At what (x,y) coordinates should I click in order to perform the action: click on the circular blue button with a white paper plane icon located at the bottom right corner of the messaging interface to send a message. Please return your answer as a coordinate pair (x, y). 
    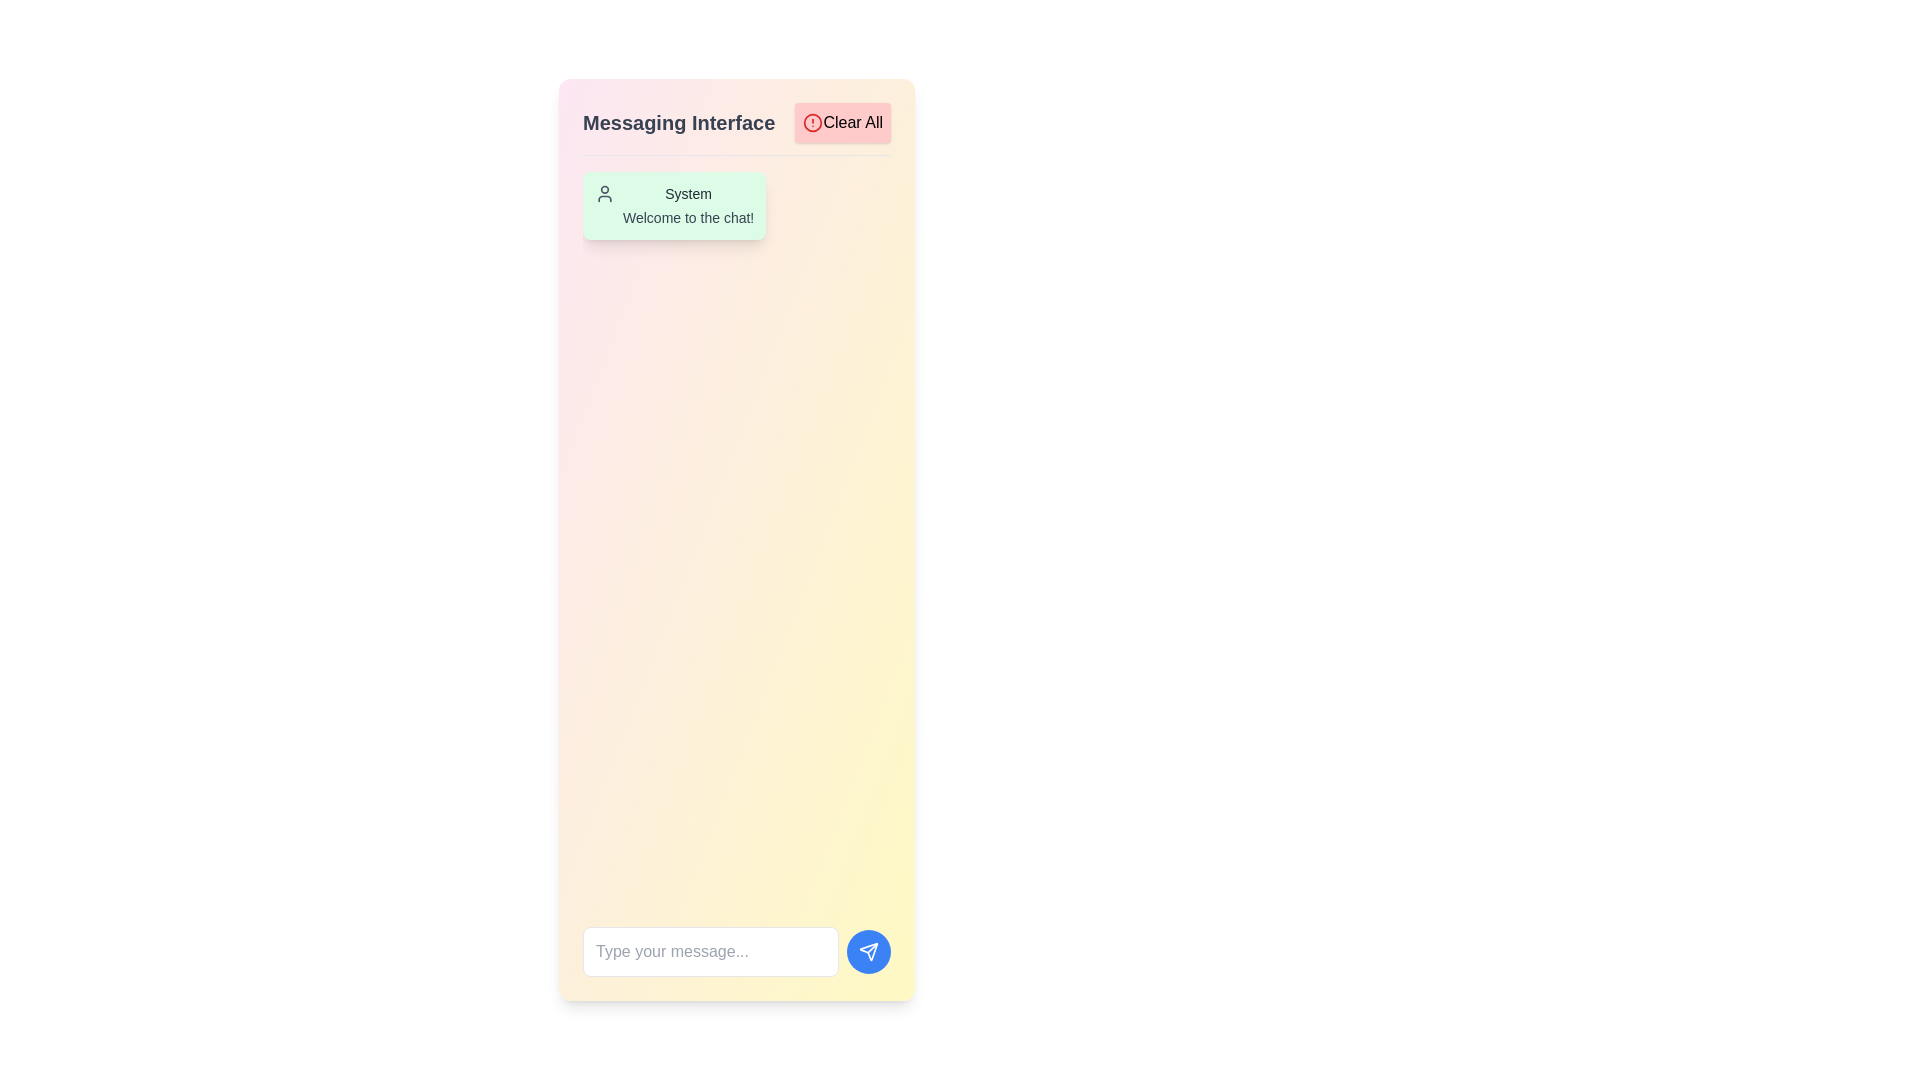
    Looking at the image, I should click on (868, 951).